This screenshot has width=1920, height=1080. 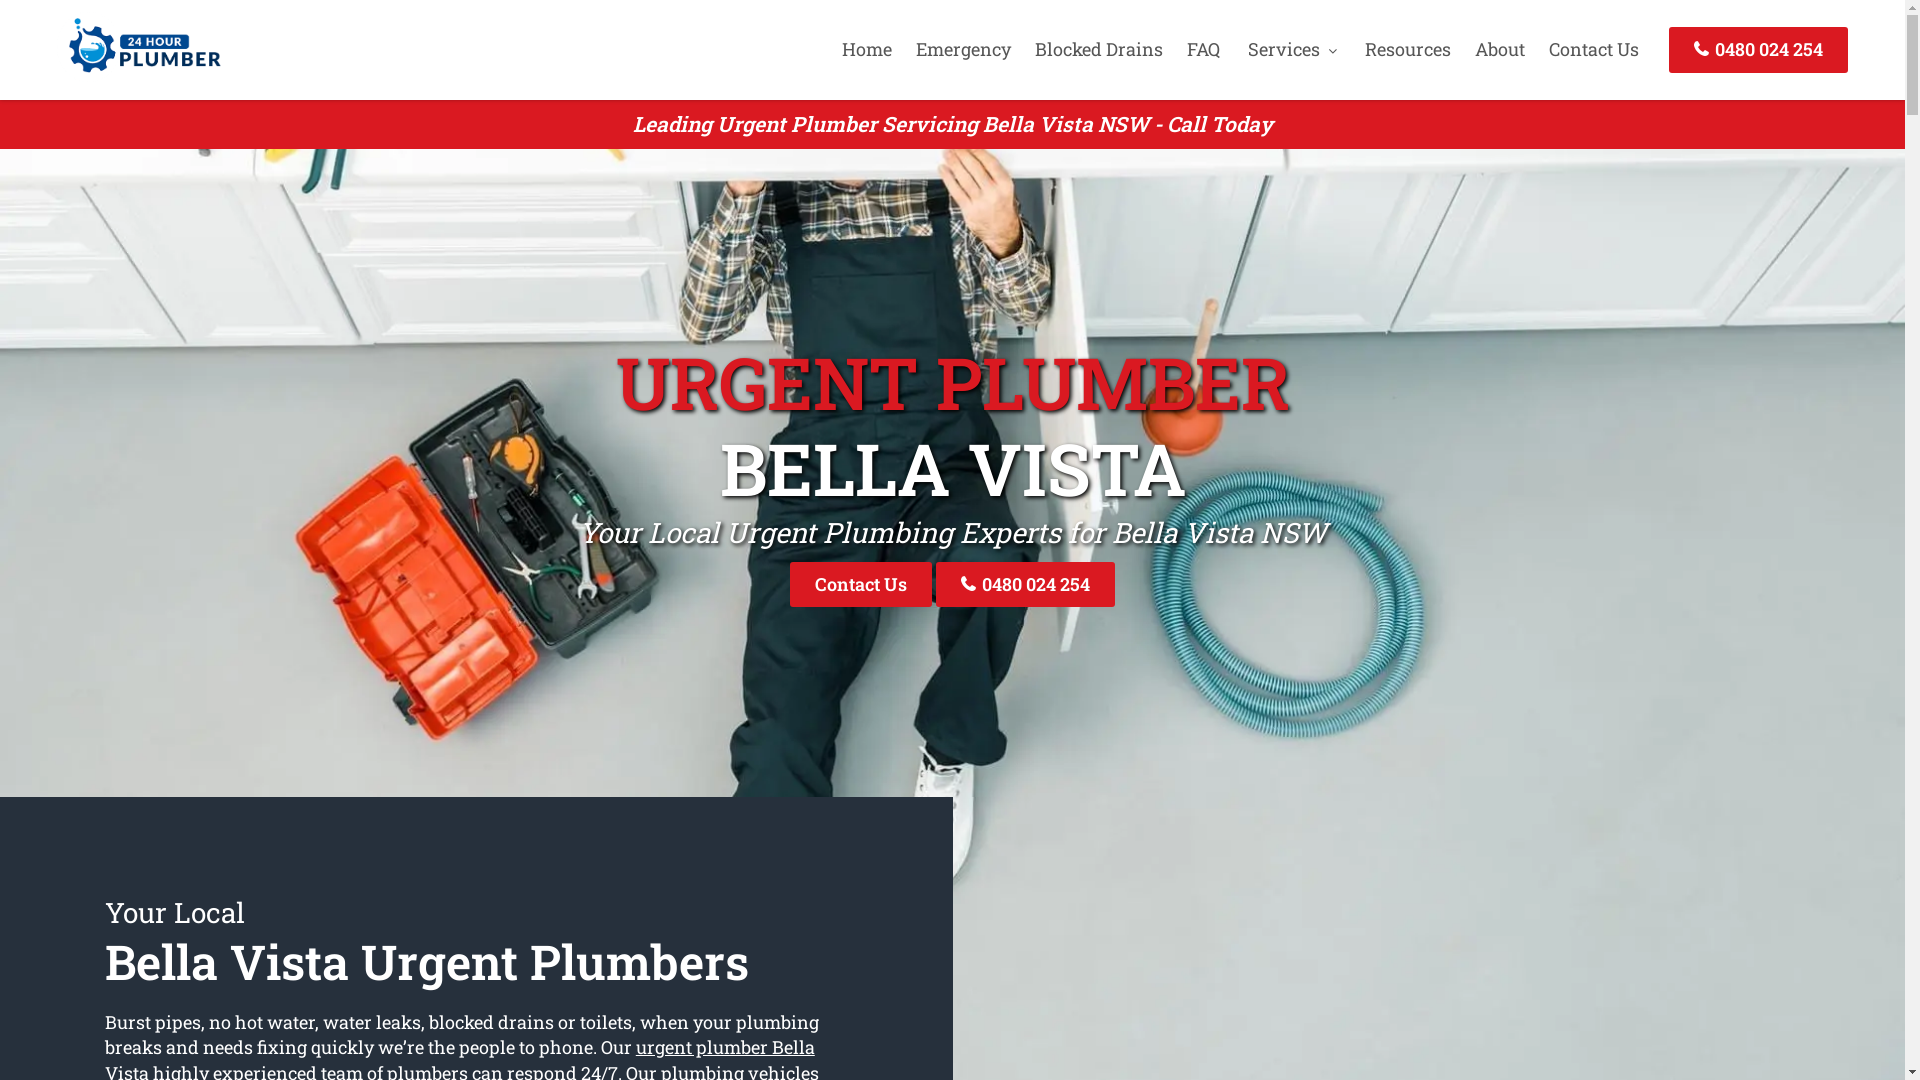 What do you see at coordinates (1025, 584) in the screenshot?
I see `'0480 024 254'` at bounding box center [1025, 584].